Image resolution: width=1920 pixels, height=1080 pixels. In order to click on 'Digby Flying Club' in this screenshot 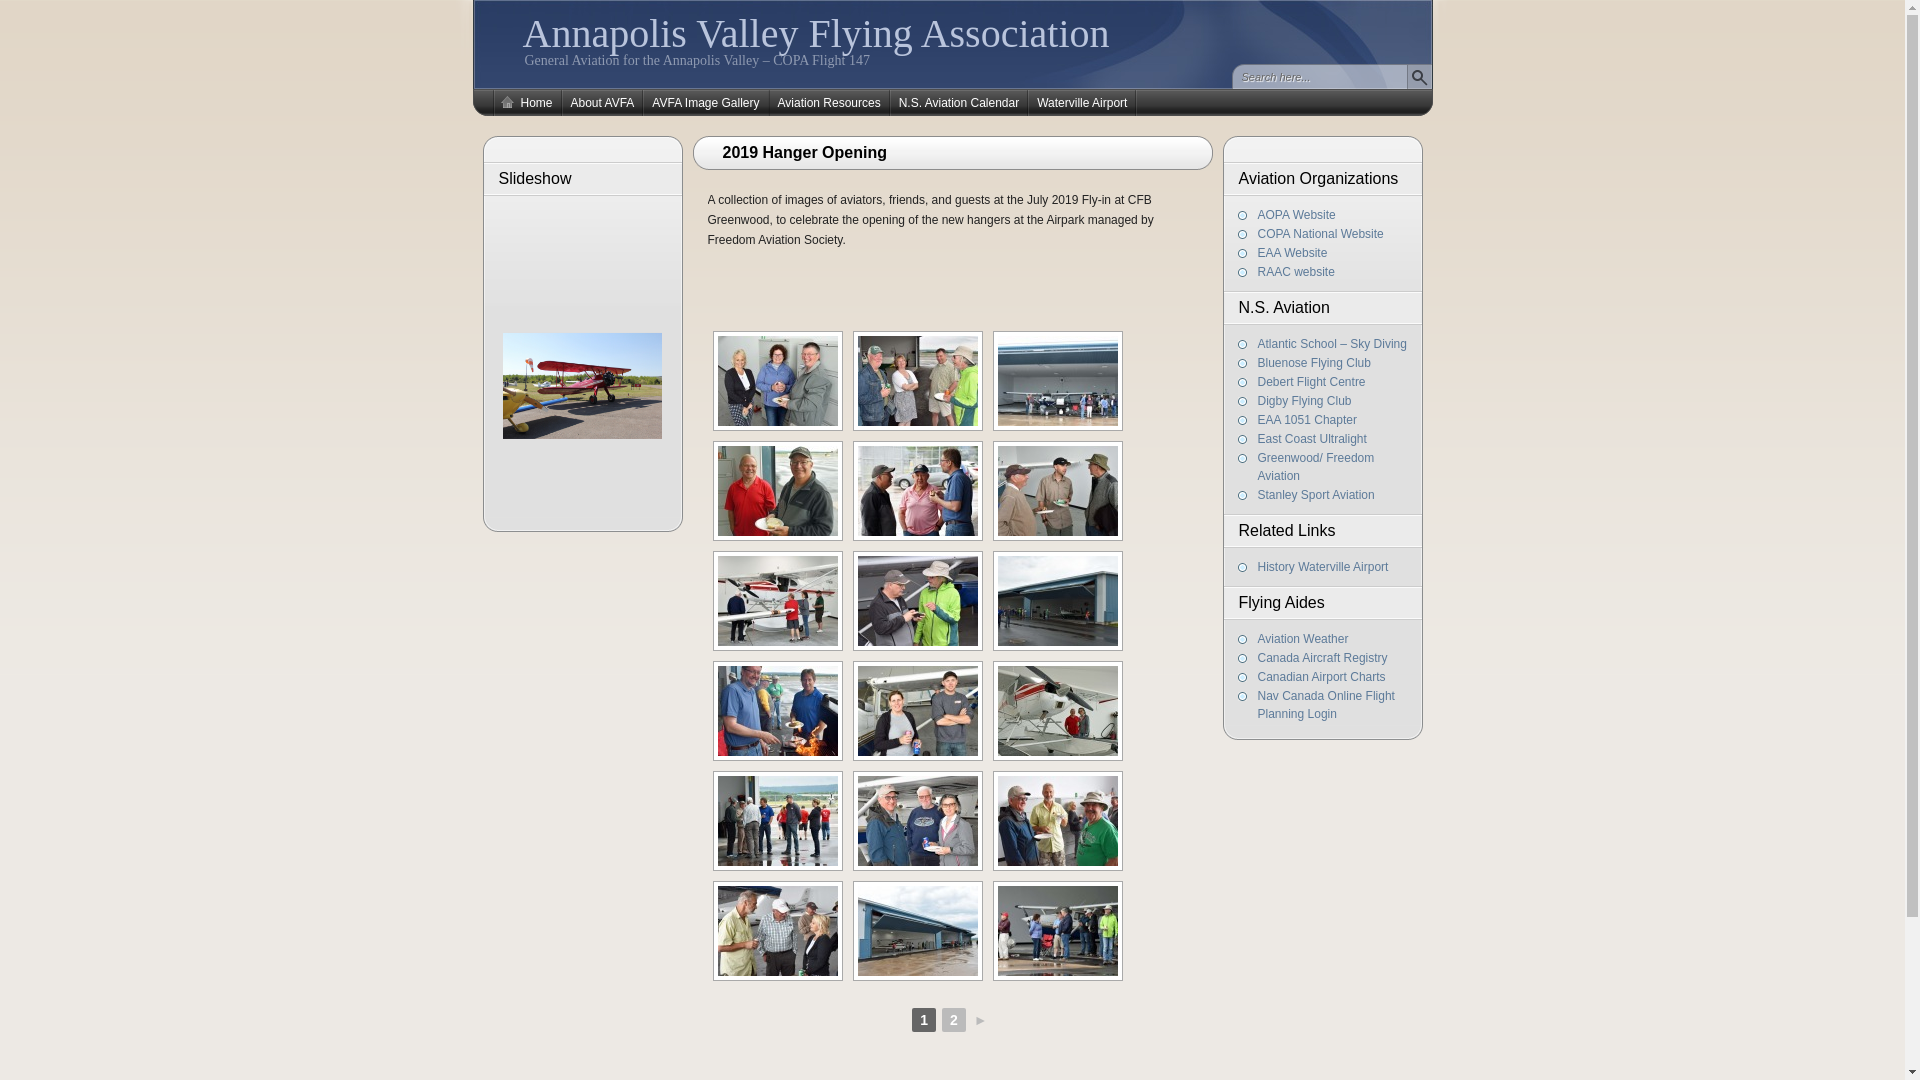, I will do `click(1305, 401)`.